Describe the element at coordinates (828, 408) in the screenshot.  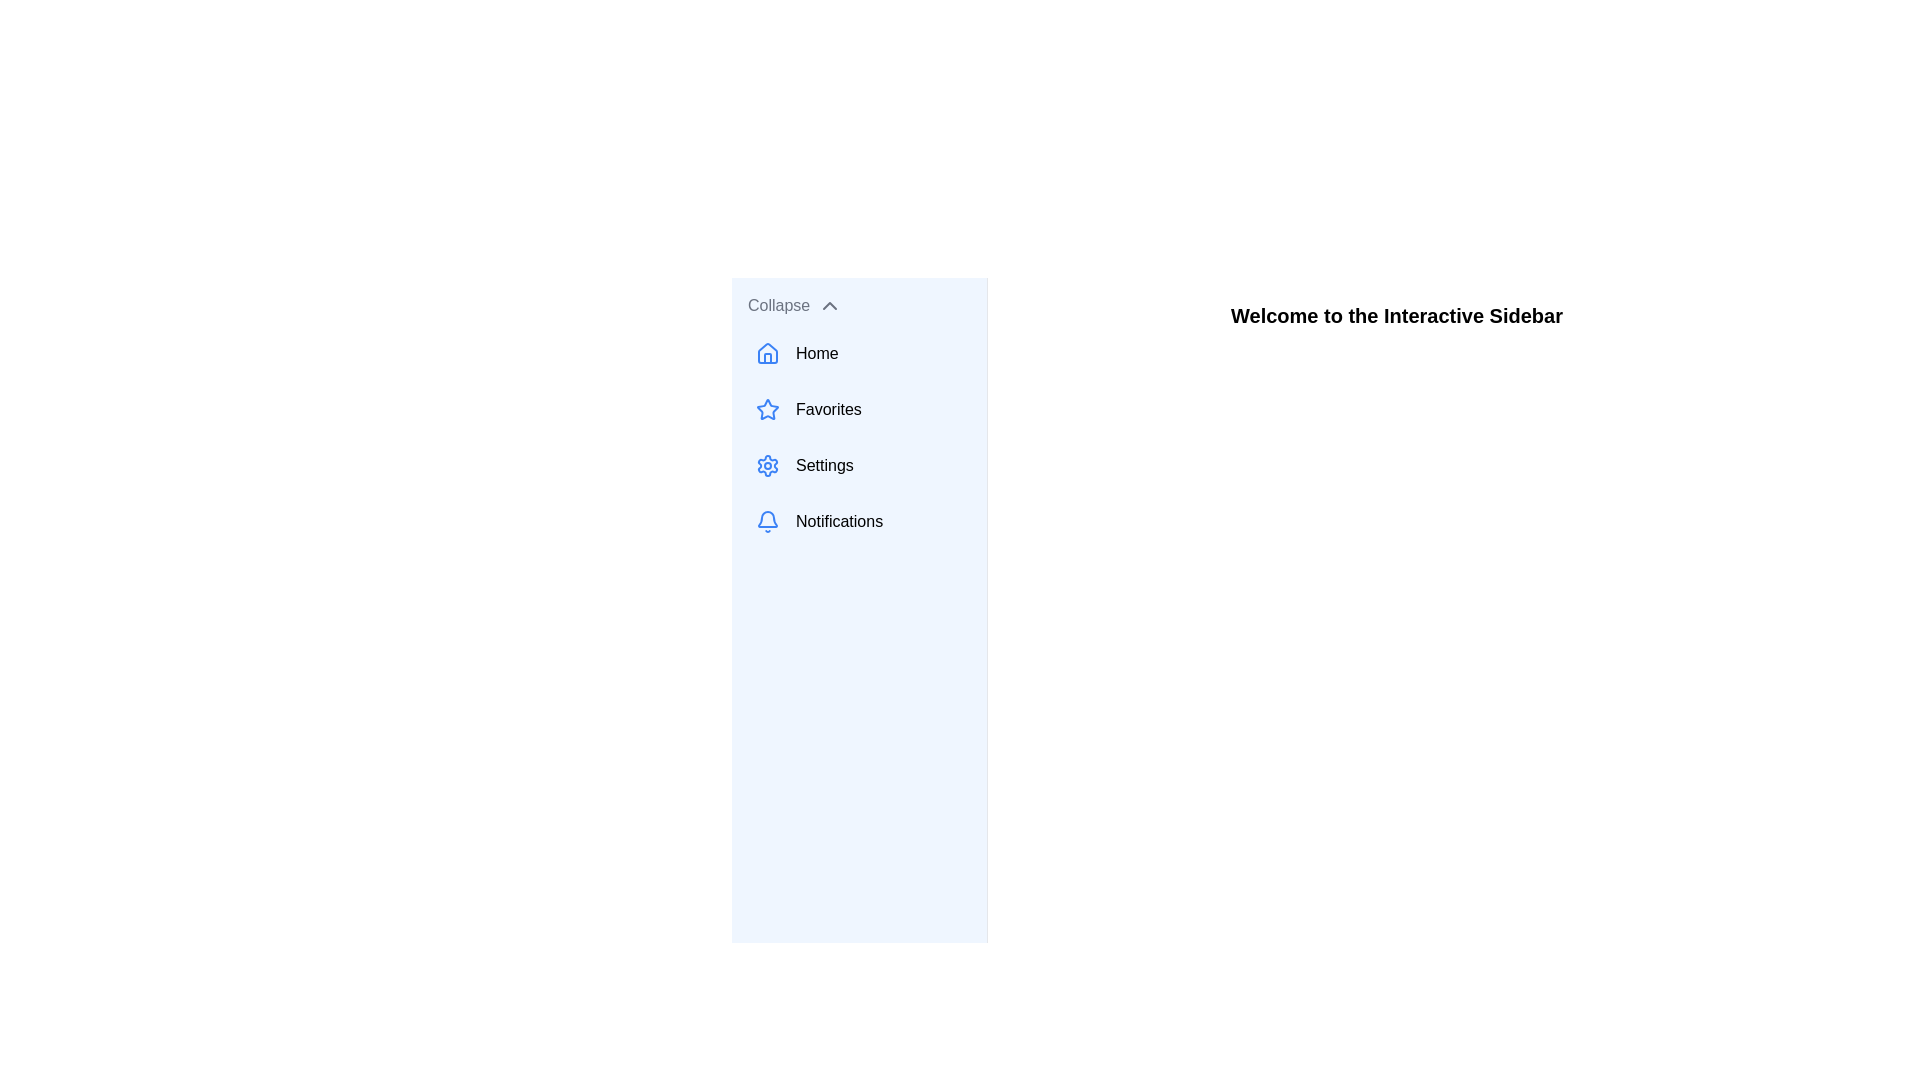
I see `the 'Favorites' text label in the vertical navigation menu, which is displayed in black font and located next to a blue outlined star icon` at that location.